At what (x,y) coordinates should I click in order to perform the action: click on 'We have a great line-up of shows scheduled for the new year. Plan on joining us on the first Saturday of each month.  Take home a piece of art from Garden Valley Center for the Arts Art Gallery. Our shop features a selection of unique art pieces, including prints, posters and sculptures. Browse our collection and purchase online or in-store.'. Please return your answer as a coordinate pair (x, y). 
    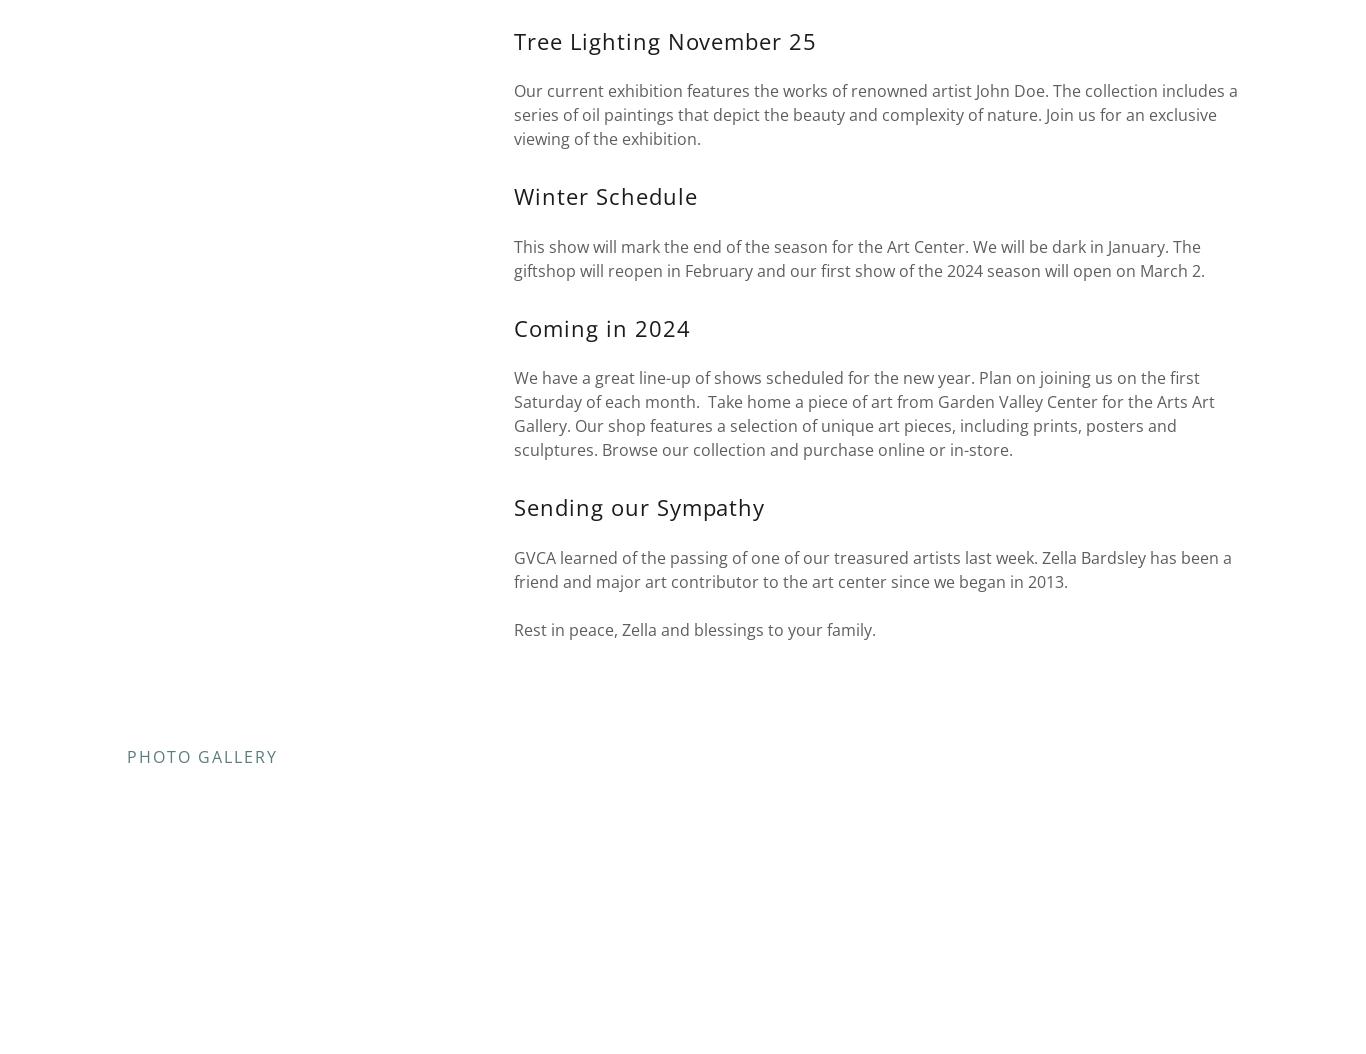
    Looking at the image, I should click on (862, 413).